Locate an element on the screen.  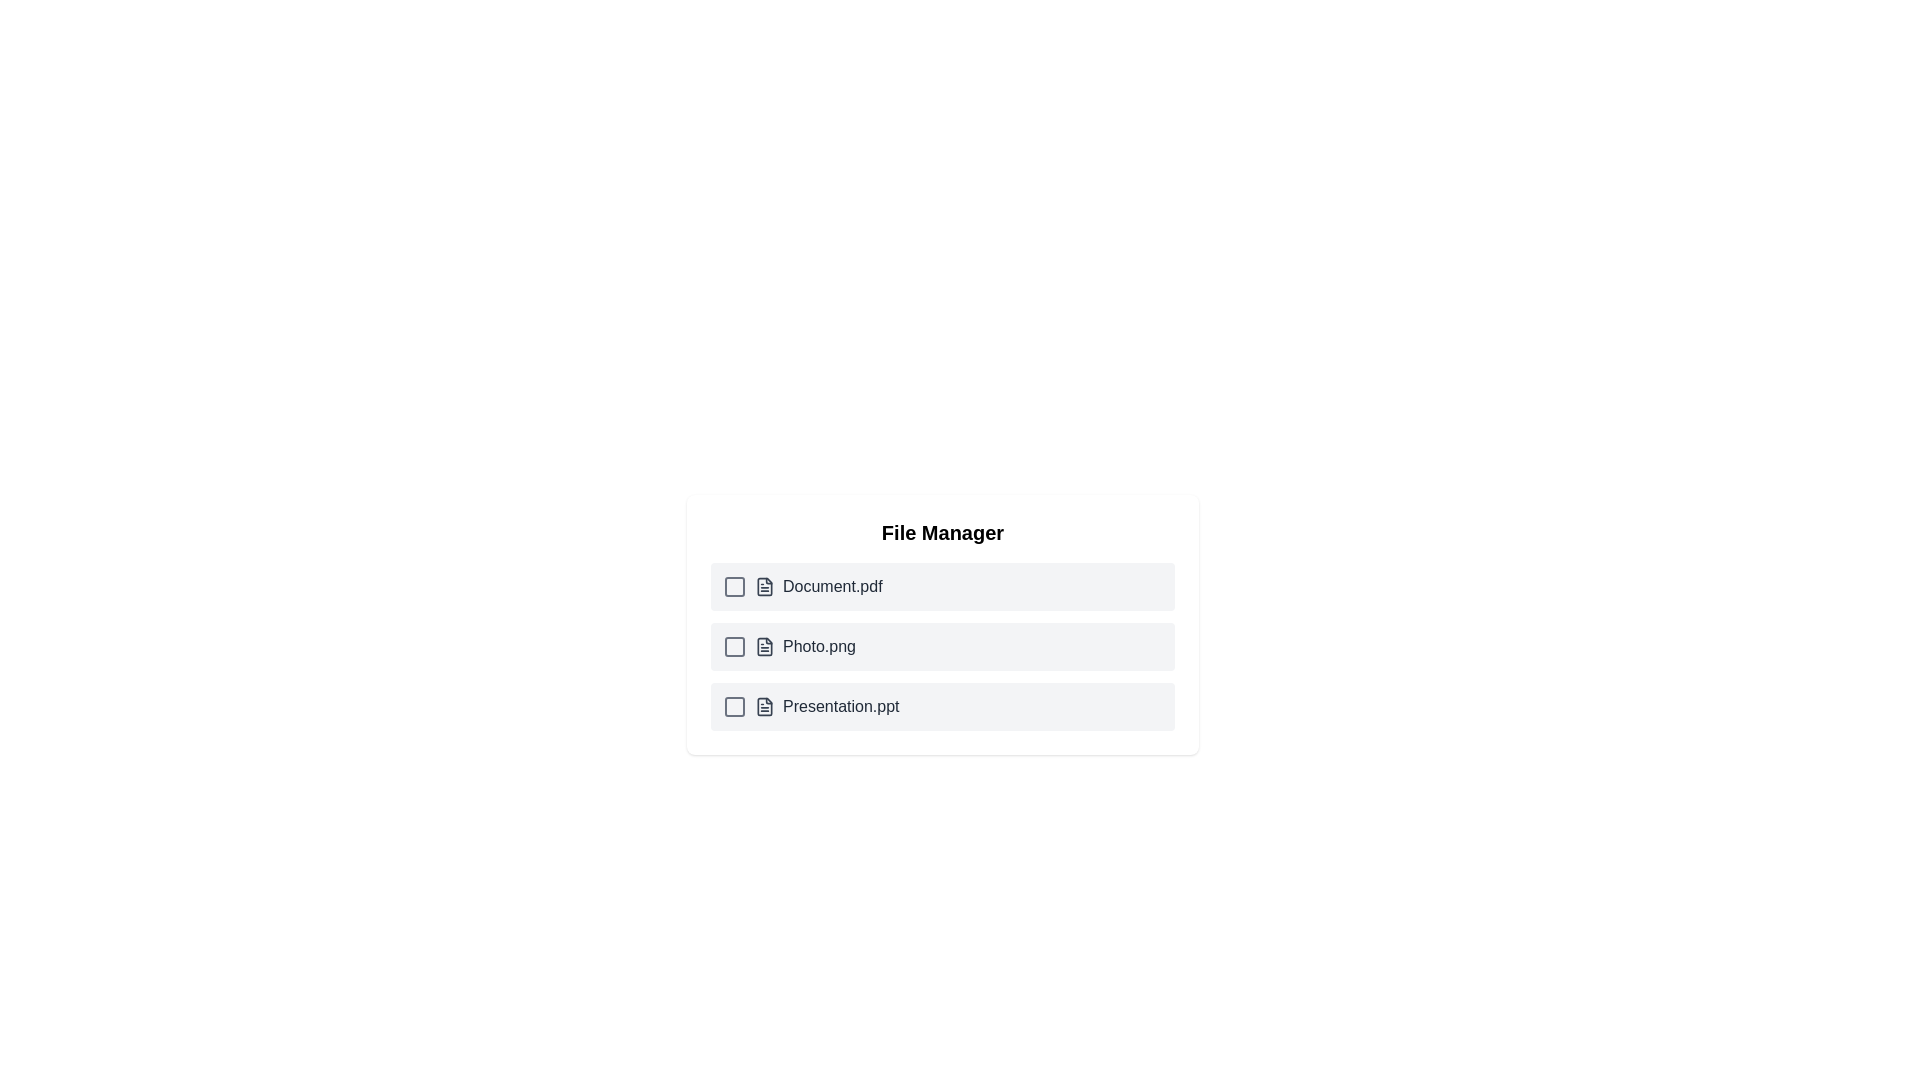
the document icon resembling a file, which is the third icon from the top in the file manager interface, aligned with 'Presentation.ppt' is located at coordinates (763, 705).